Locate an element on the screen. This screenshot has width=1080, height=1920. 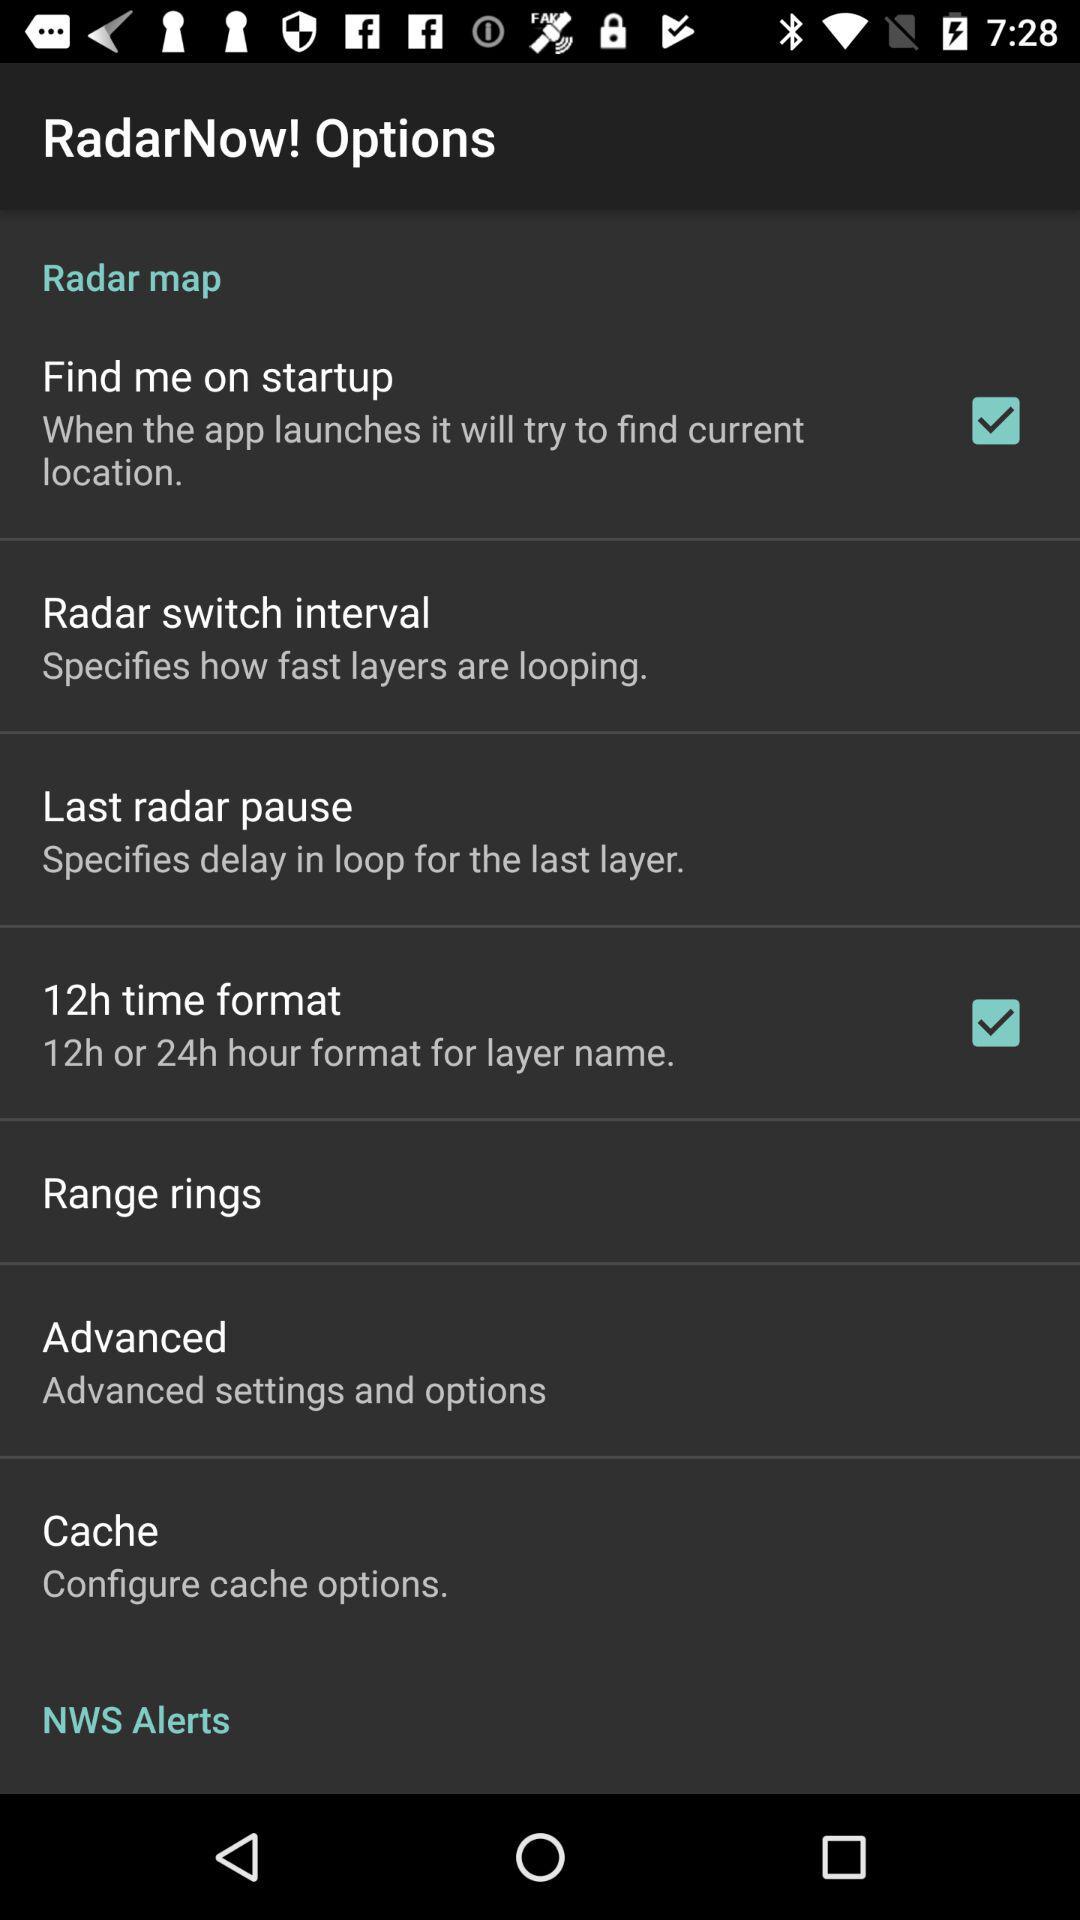
specifies delay in app is located at coordinates (363, 858).